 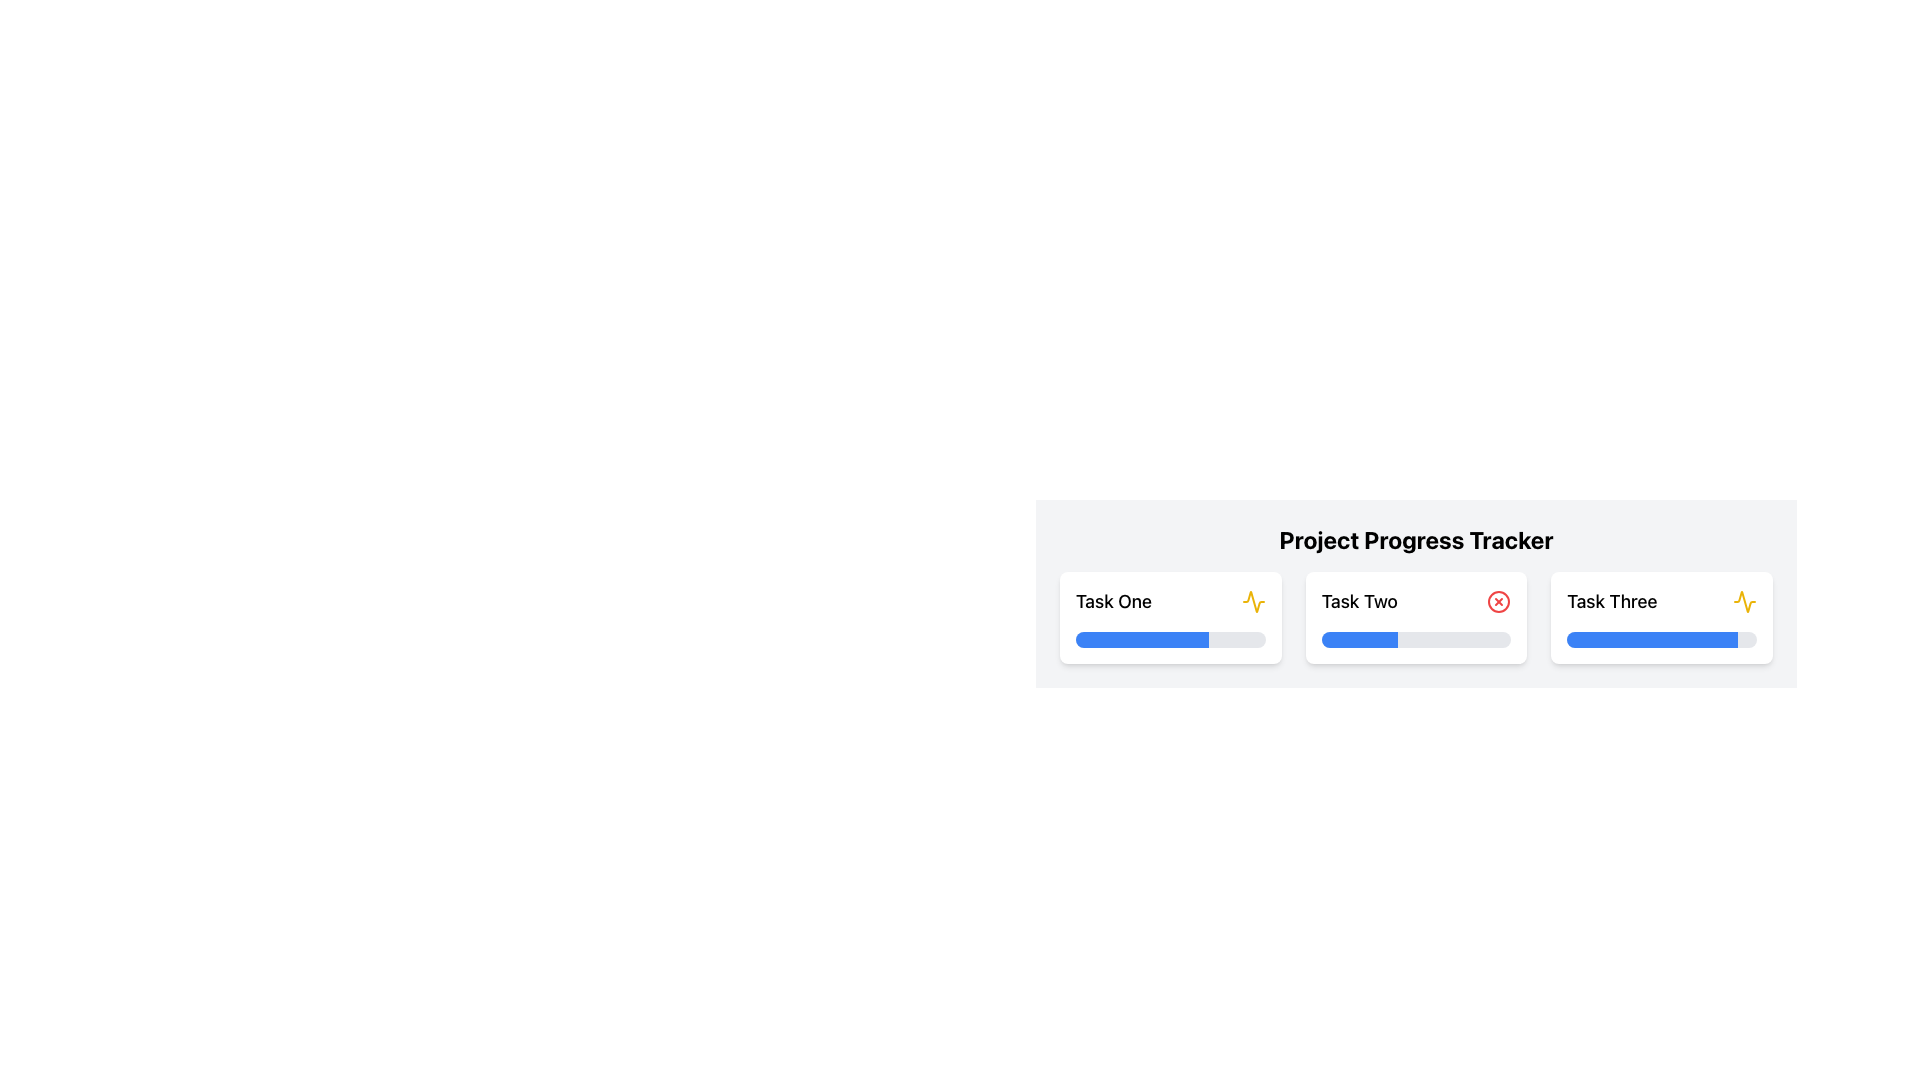 What do you see at coordinates (1142, 640) in the screenshot?
I see `the blue progress bar indicating 70% completion under the 'Task One' section of the 'Project Progress Tracker'` at bounding box center [1142, 640].